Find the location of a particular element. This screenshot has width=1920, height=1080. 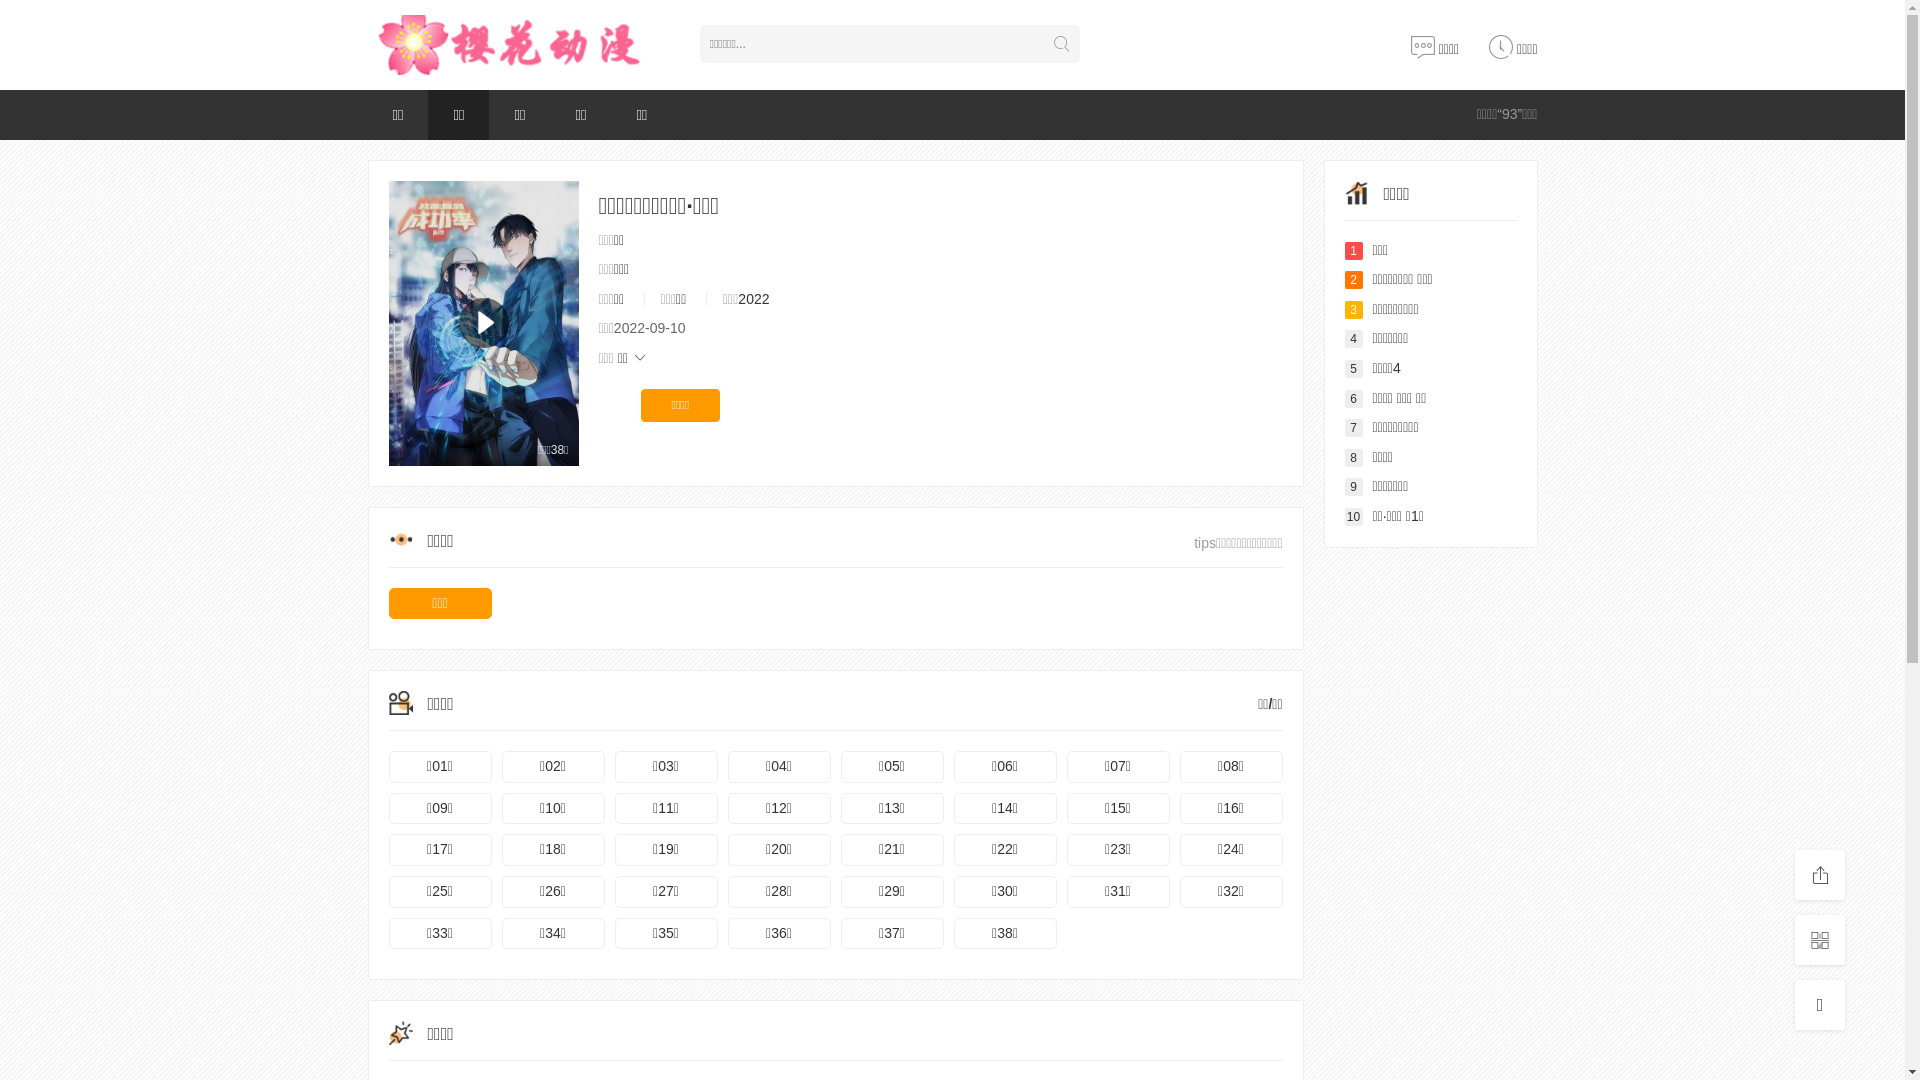

'2022' is located at coordinates (752, 299).